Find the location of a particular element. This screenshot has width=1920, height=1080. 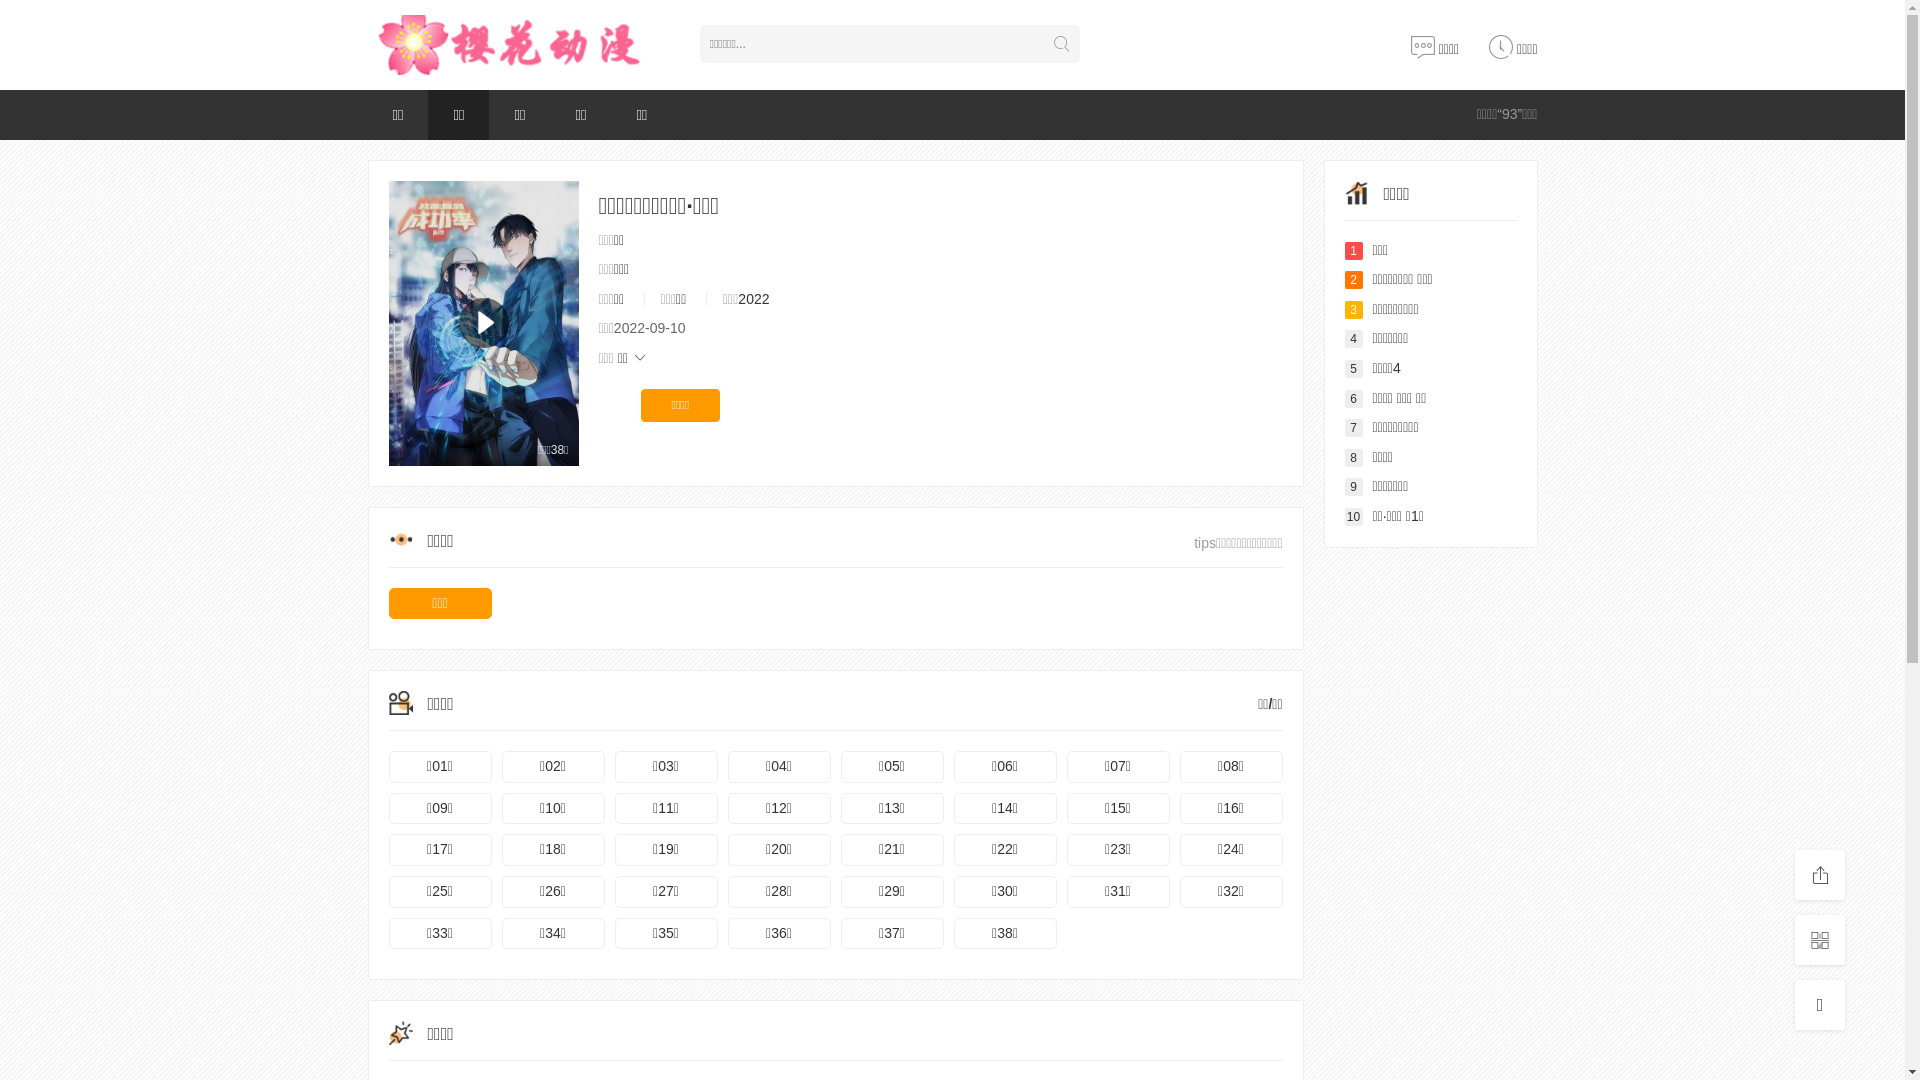

'2022' is located at coordinates (752, 299).